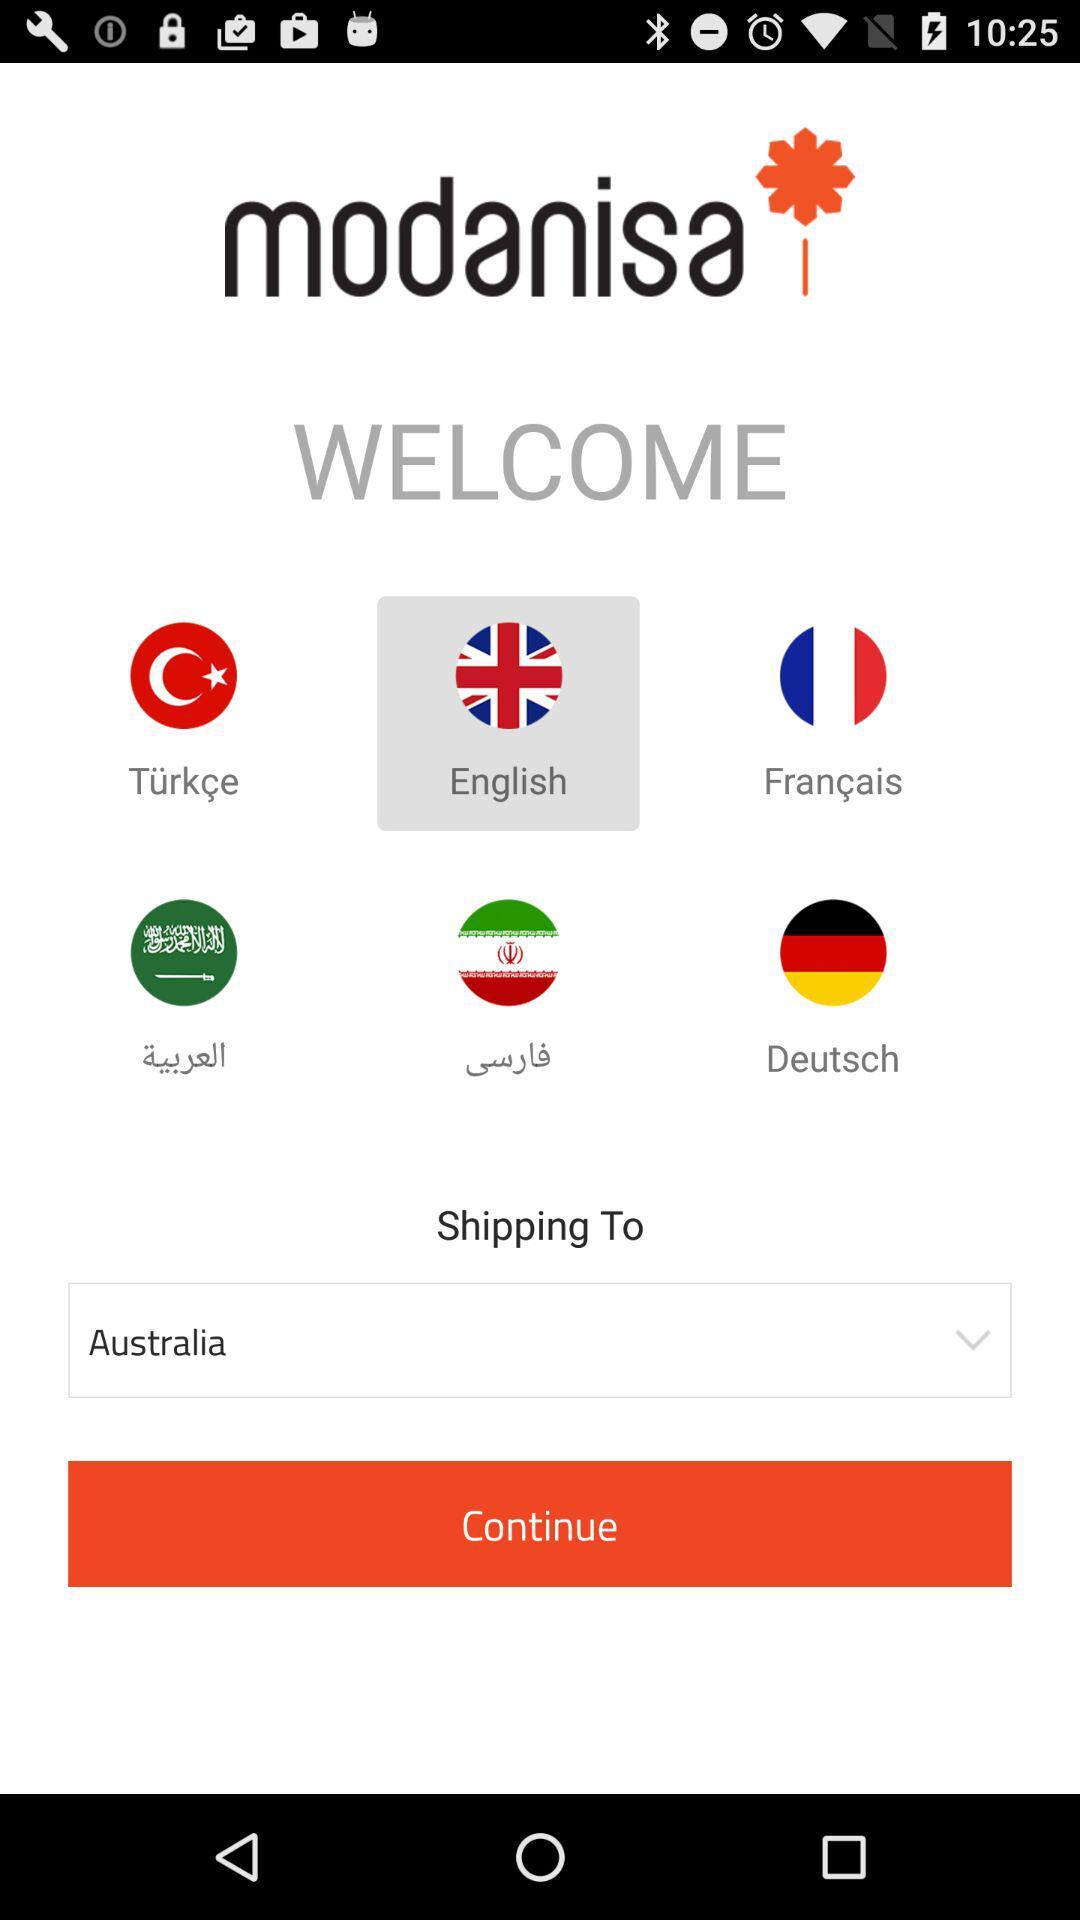 Image resolution: width=1080 pixels, height=1920 pixels. What do you see at coordinates (183, 951) in the screenshot?
I see `ship to saudi arabia` at bounding box center [183, 951].